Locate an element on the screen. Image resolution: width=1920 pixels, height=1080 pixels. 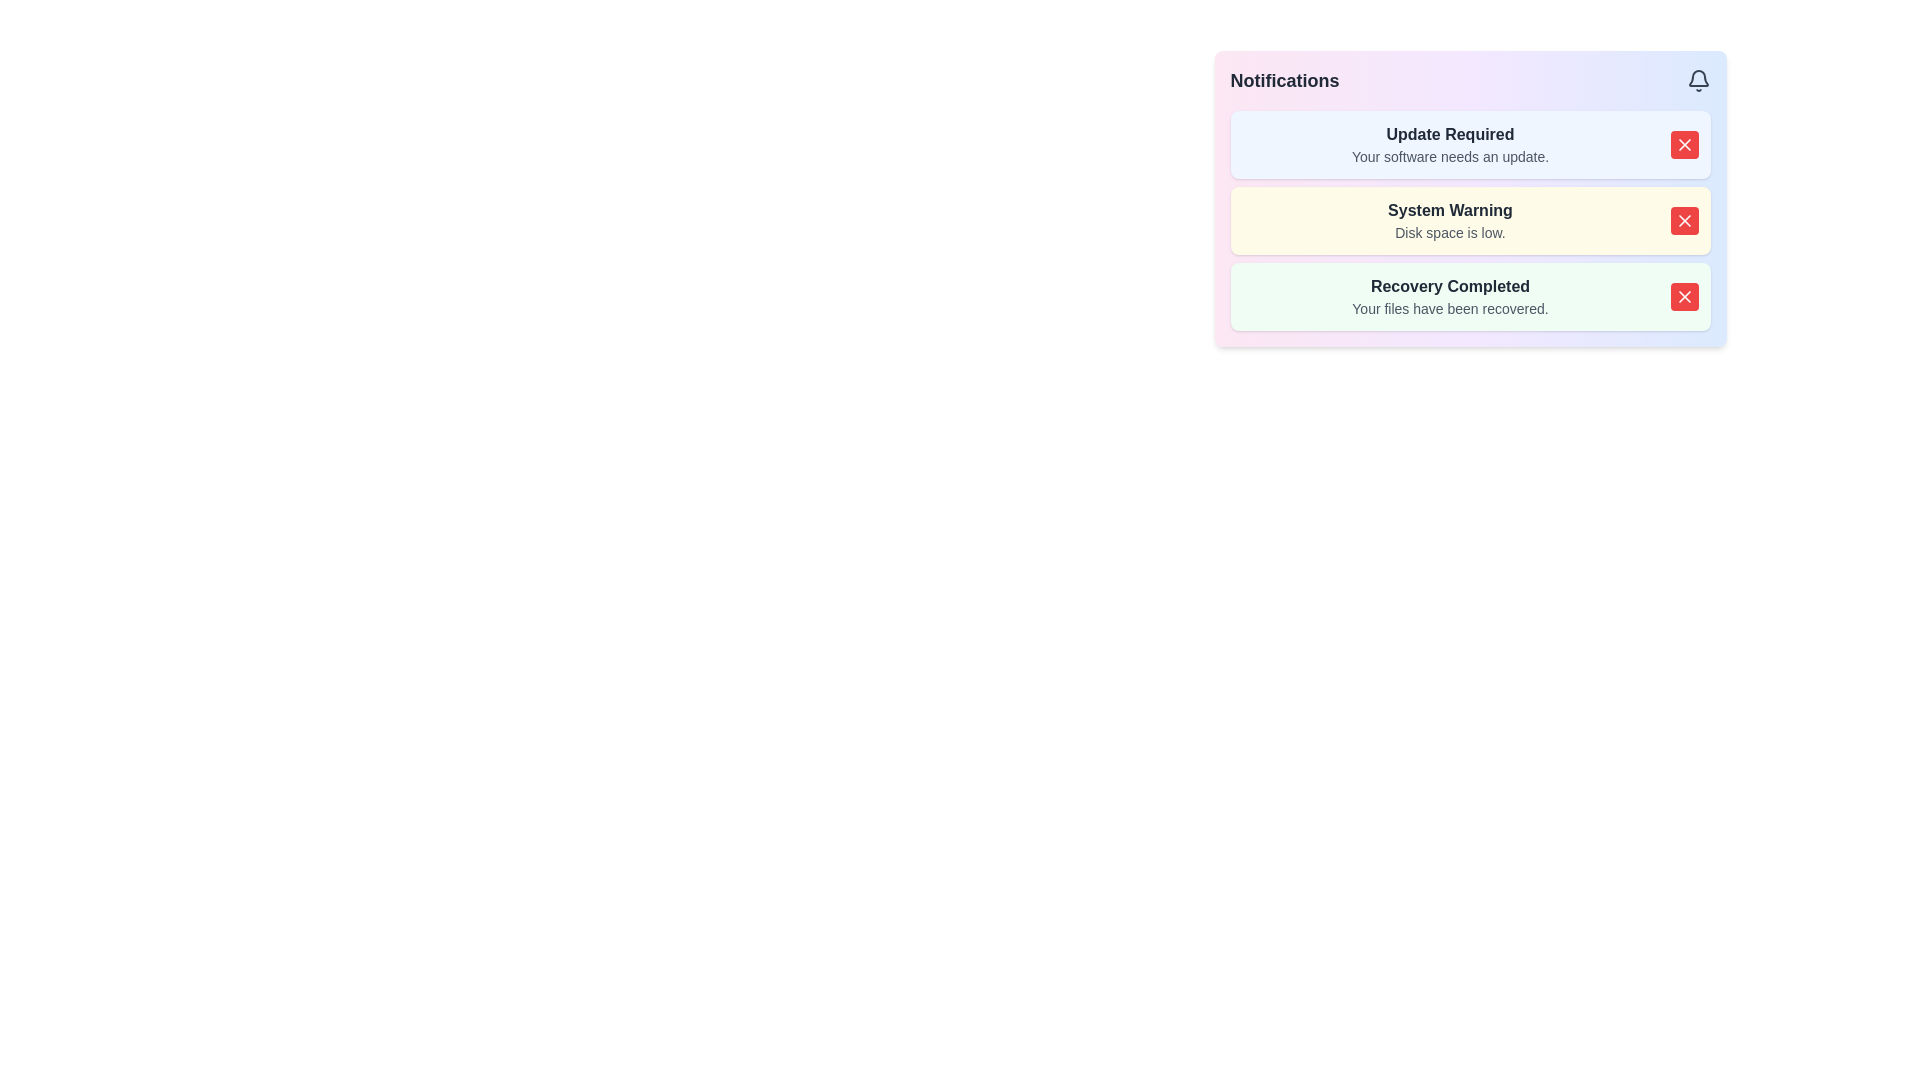
the small red square button with a white 'X' icon in the top-right corner of the 'Update Required' notification is located at coordinates (1683, 144).